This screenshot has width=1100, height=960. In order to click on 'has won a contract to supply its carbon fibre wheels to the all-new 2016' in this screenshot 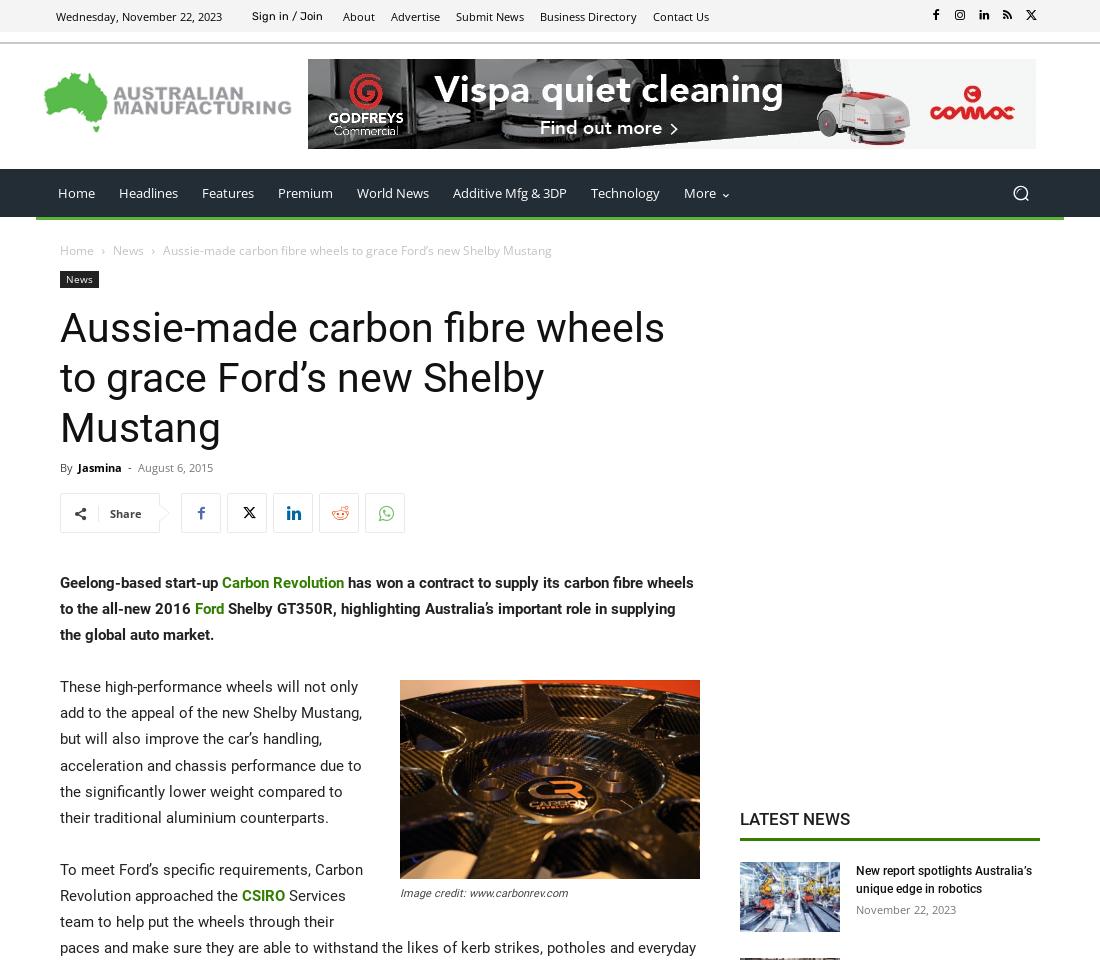, I will do `click(376, 595)`.